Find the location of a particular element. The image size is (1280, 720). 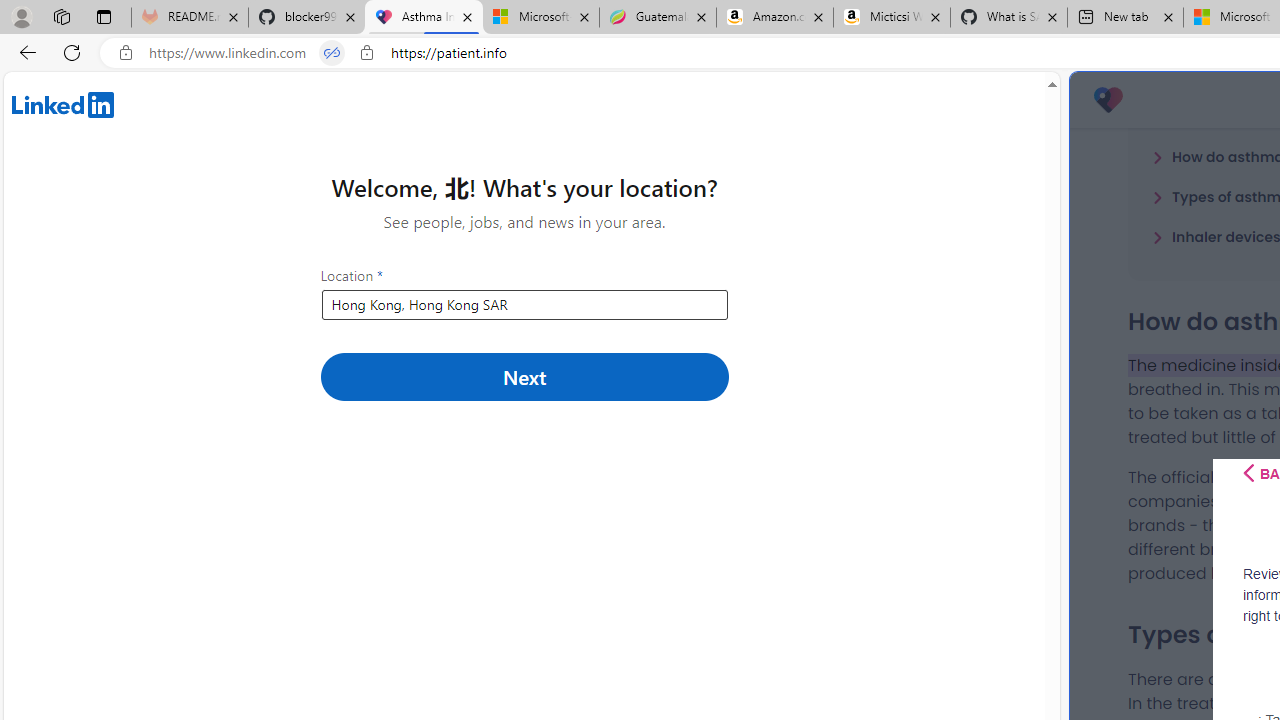

'Workspaces' is located at coordinates (61, 16).